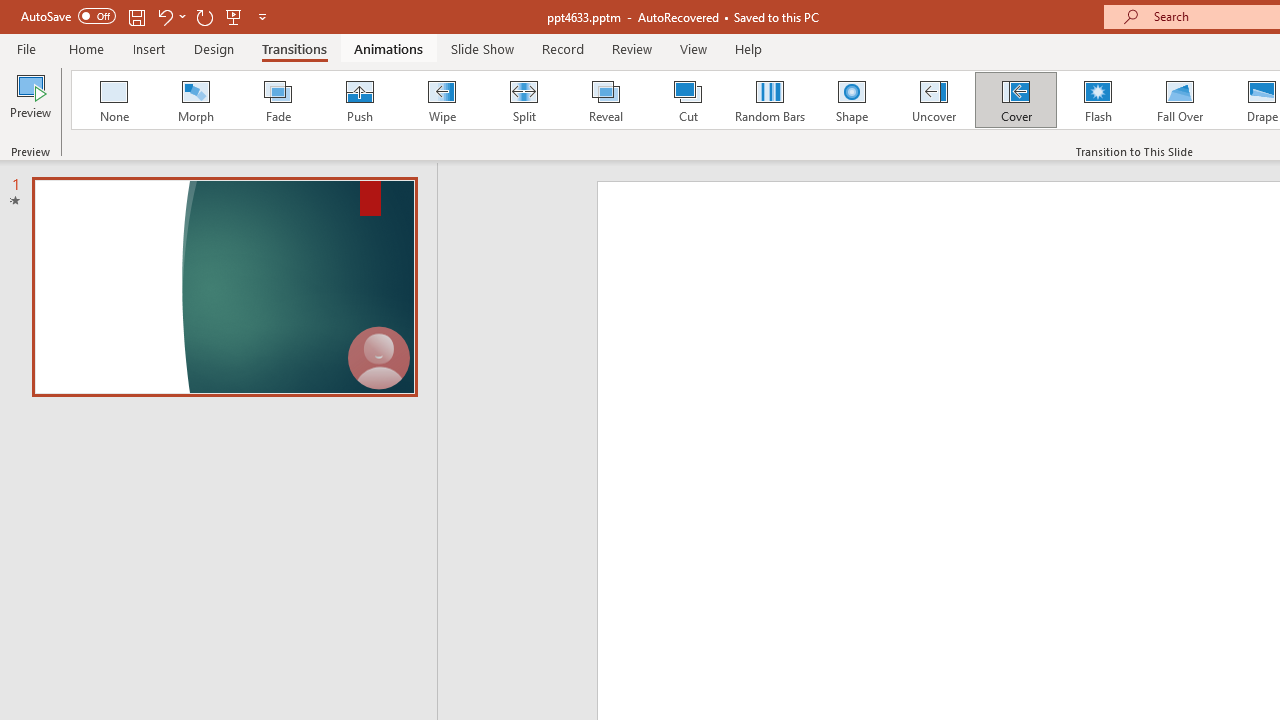 The width and height of the screenshot is (1280, 720). What do you see at coordinates (708, 100) in the screenshot?
I see `'Organic Loading Preview...'` at bounding box center [708, 100].